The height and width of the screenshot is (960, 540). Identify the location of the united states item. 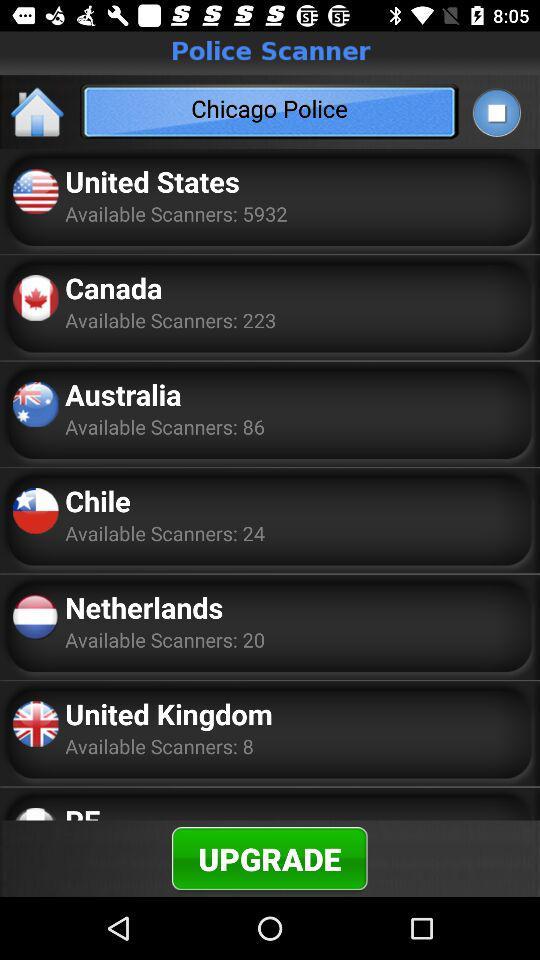
(151, 181).